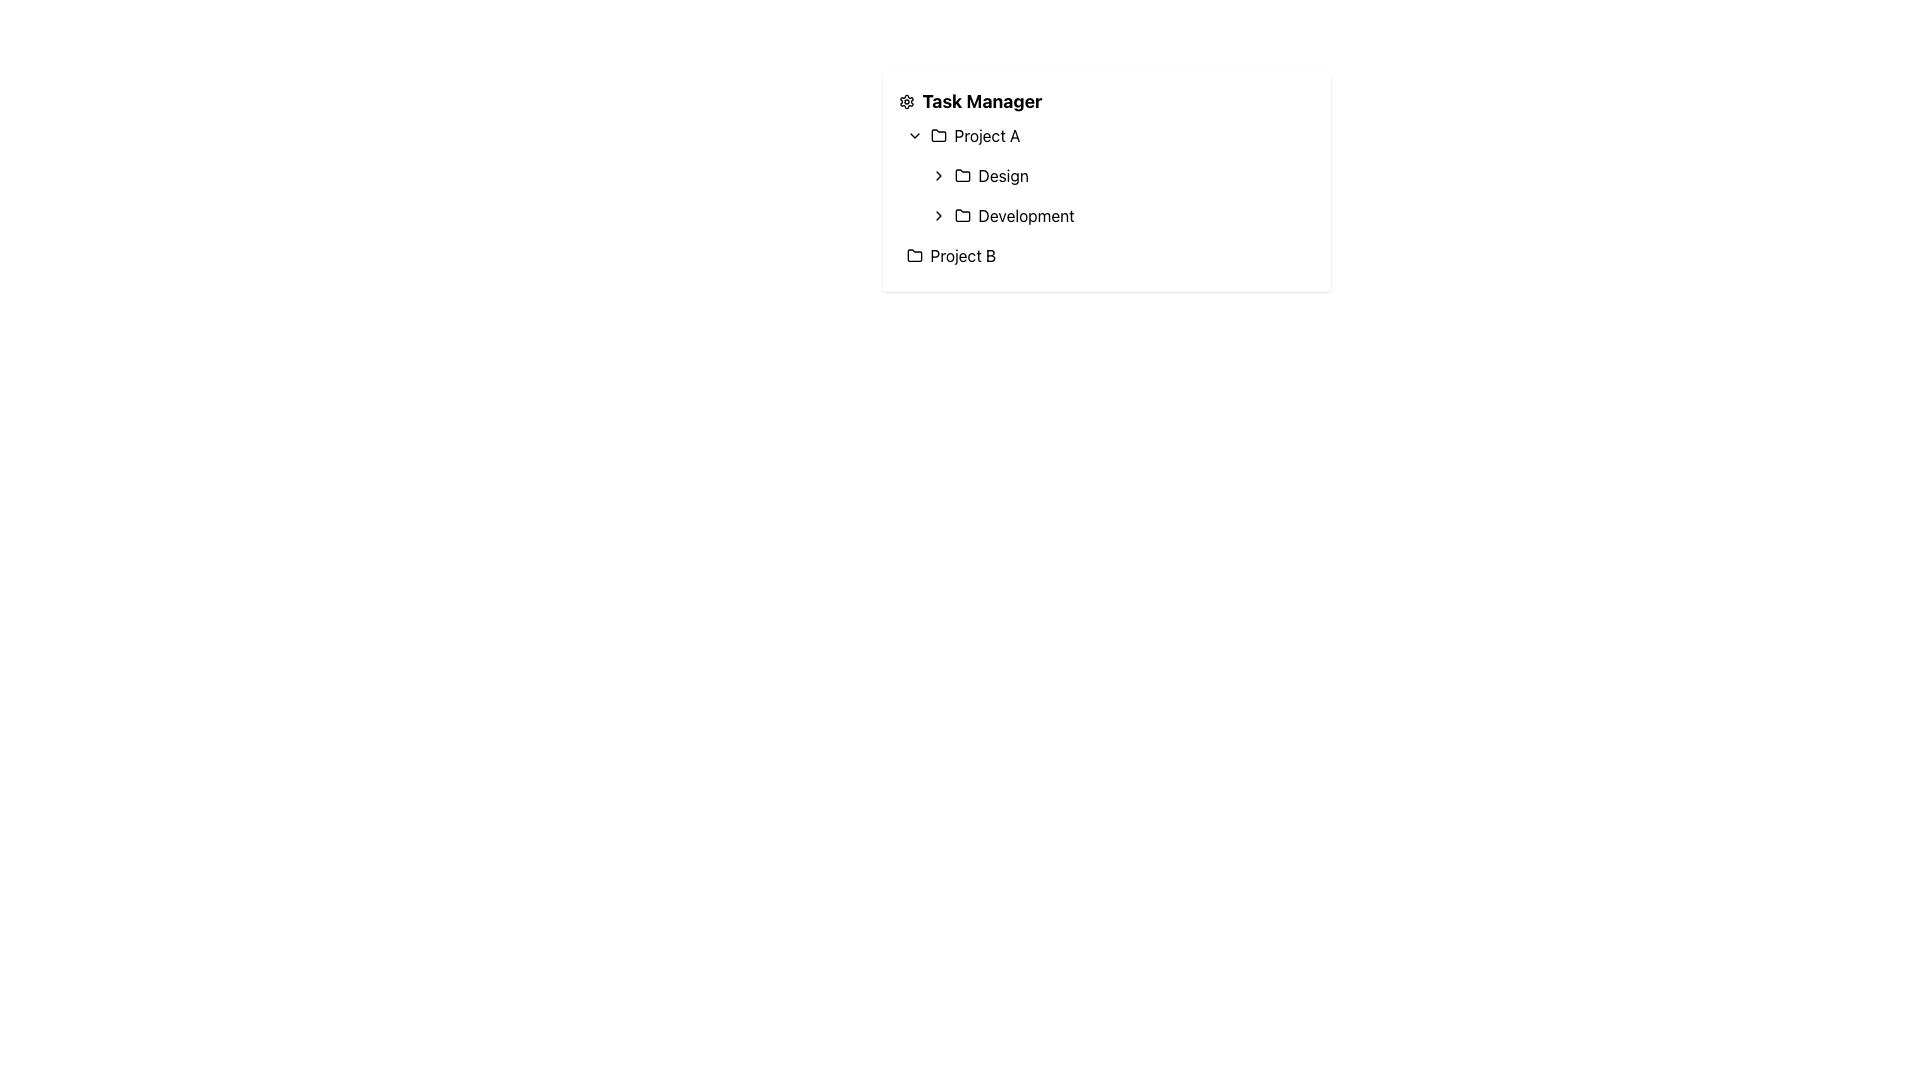 The width and height of the screenshot is (1920, 1080). I want to click on the hierarchical list component item, so click(1105, 181).